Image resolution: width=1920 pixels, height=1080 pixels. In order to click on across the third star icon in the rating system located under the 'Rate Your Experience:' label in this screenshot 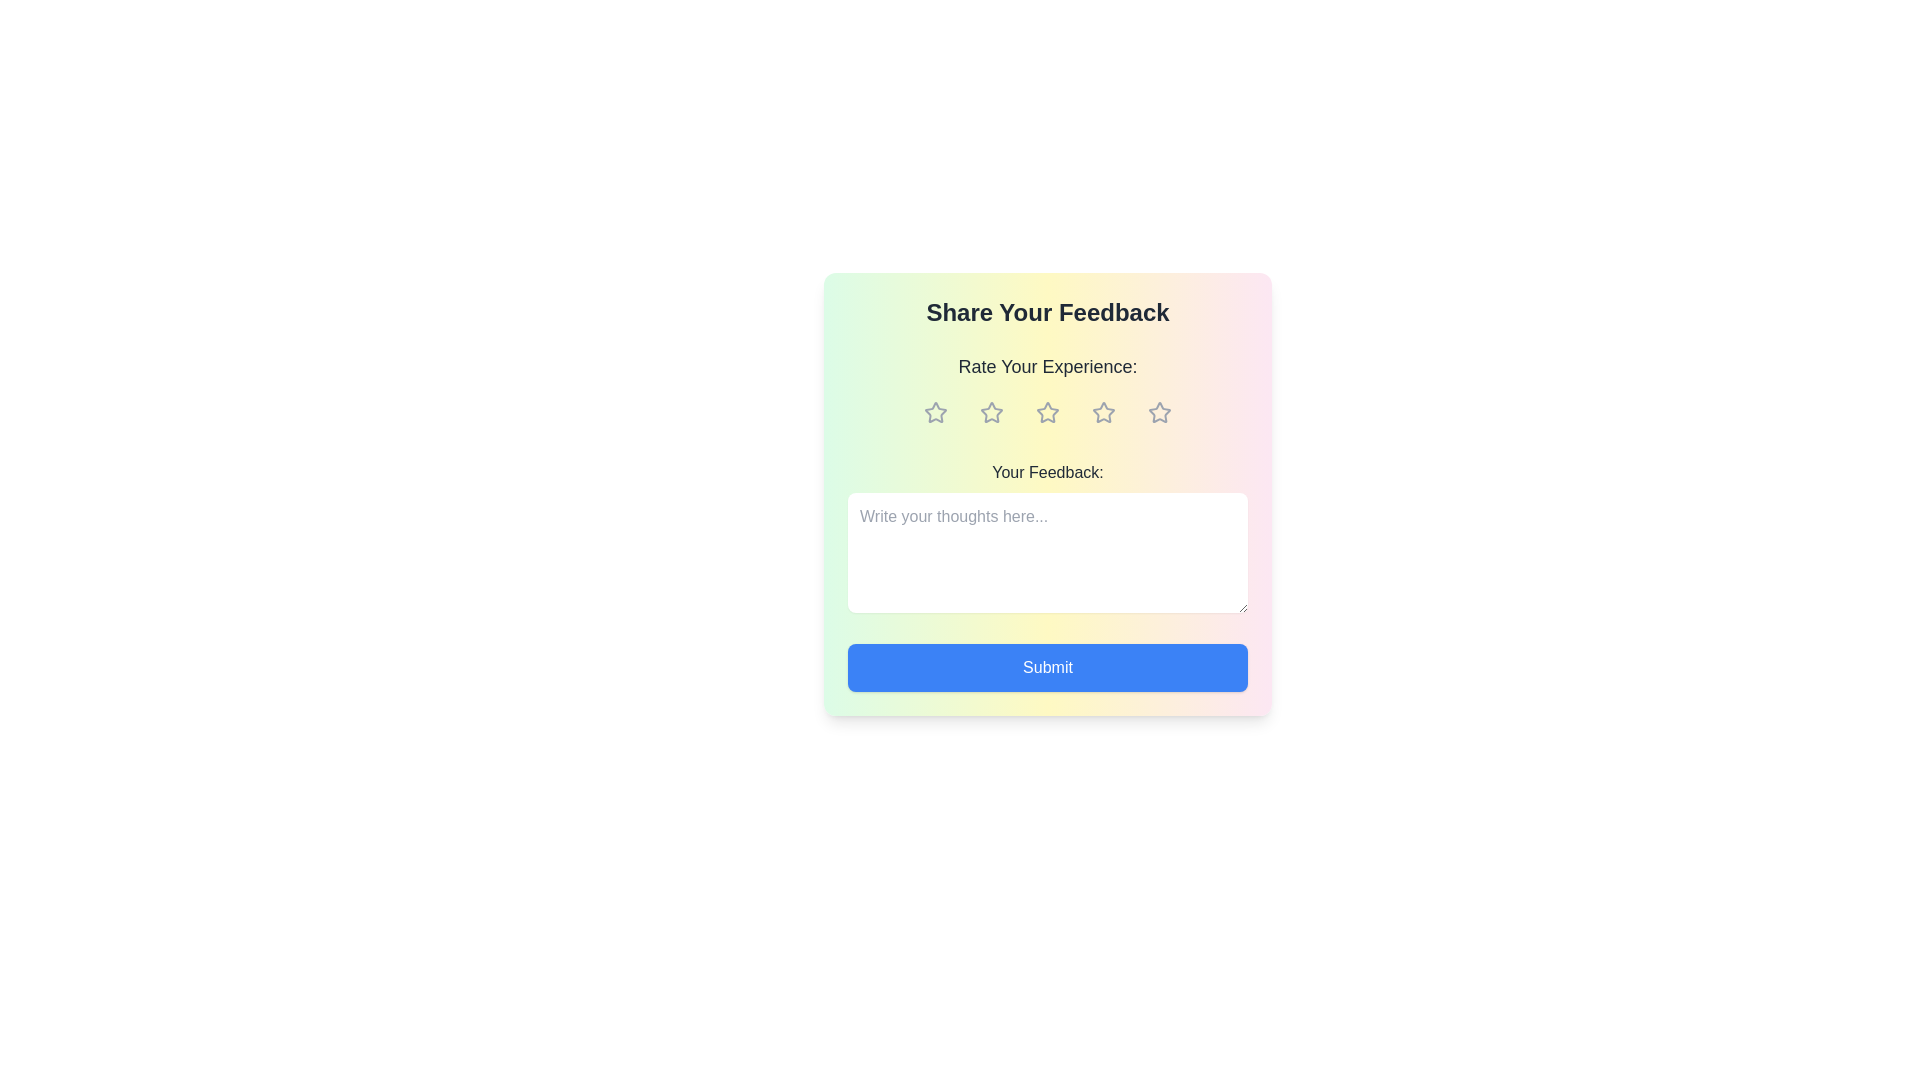, I will do `click(1046, 411)`.